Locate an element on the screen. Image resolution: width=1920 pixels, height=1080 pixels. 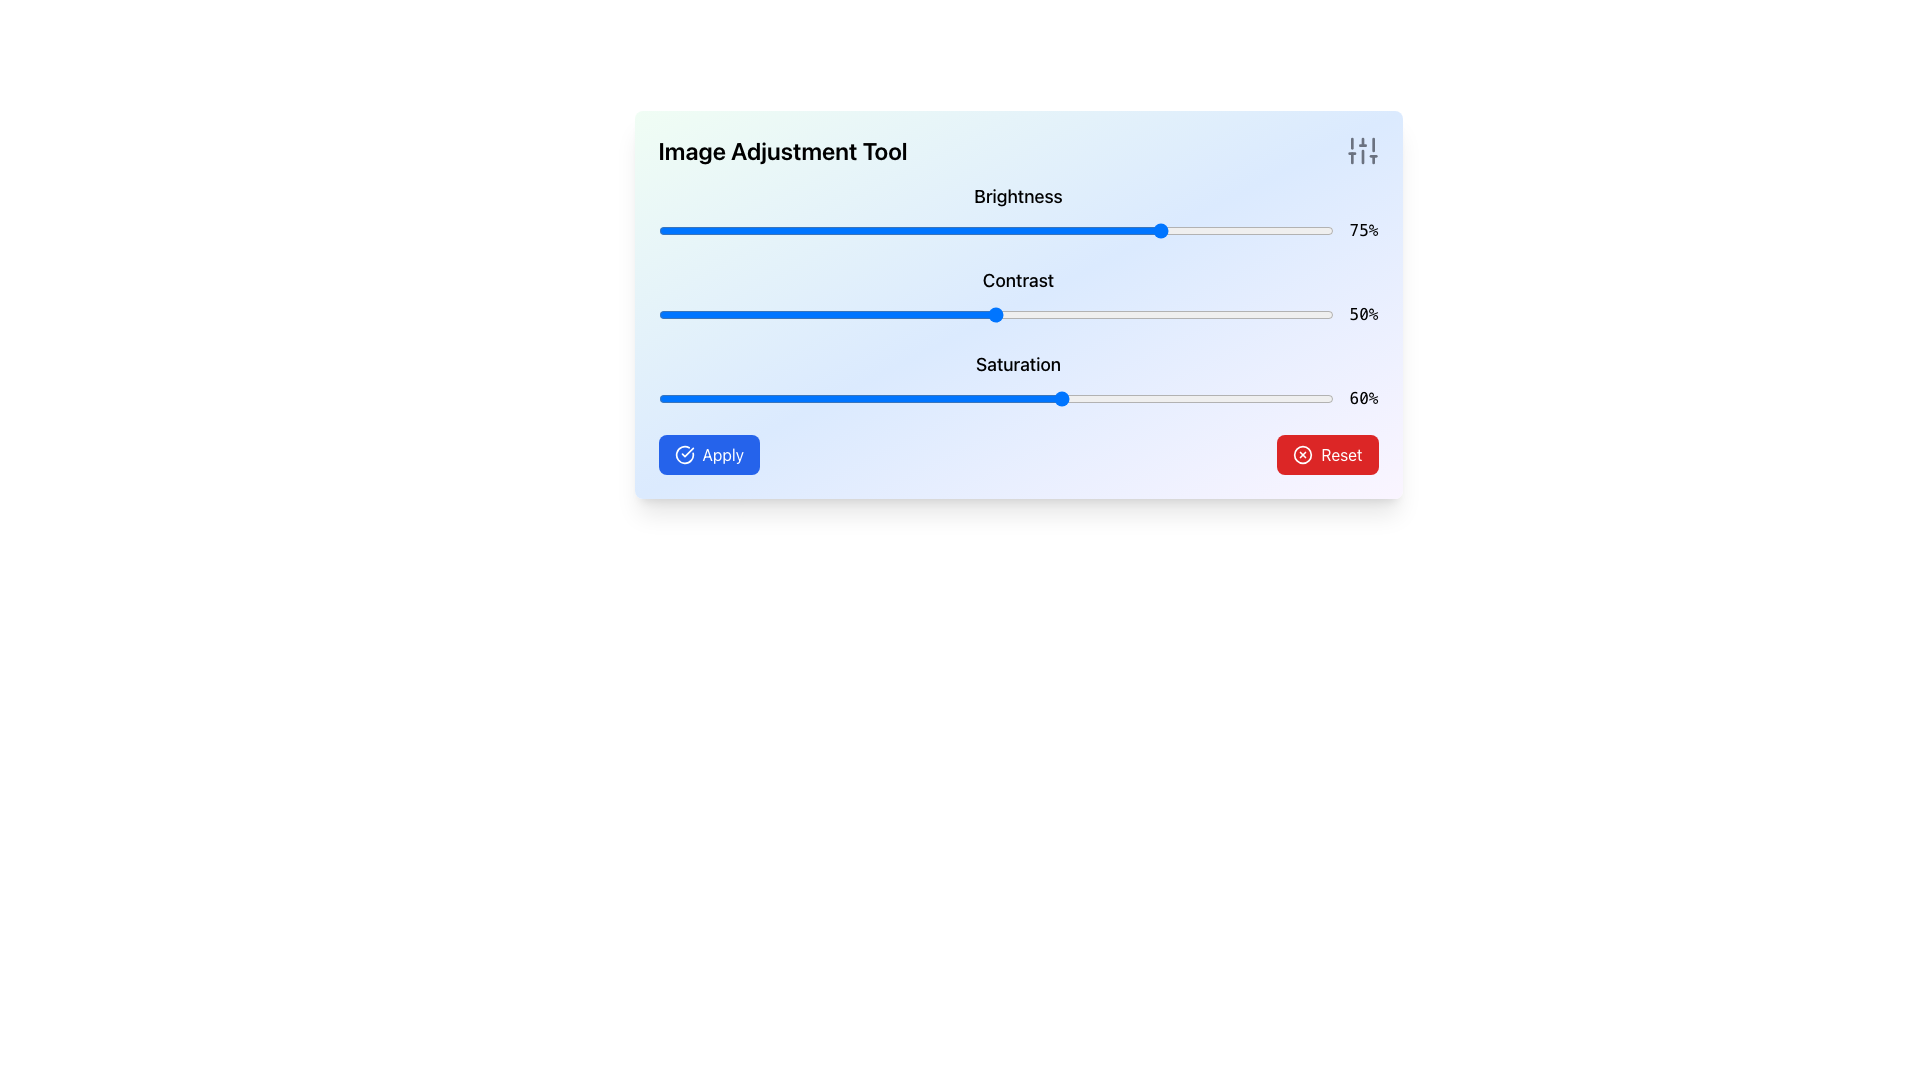
the text label within the blue 'Apply' button located at the bottom-left corner of the interface, which indicates the action of applying specified settings is located at coordinates (722, 455).